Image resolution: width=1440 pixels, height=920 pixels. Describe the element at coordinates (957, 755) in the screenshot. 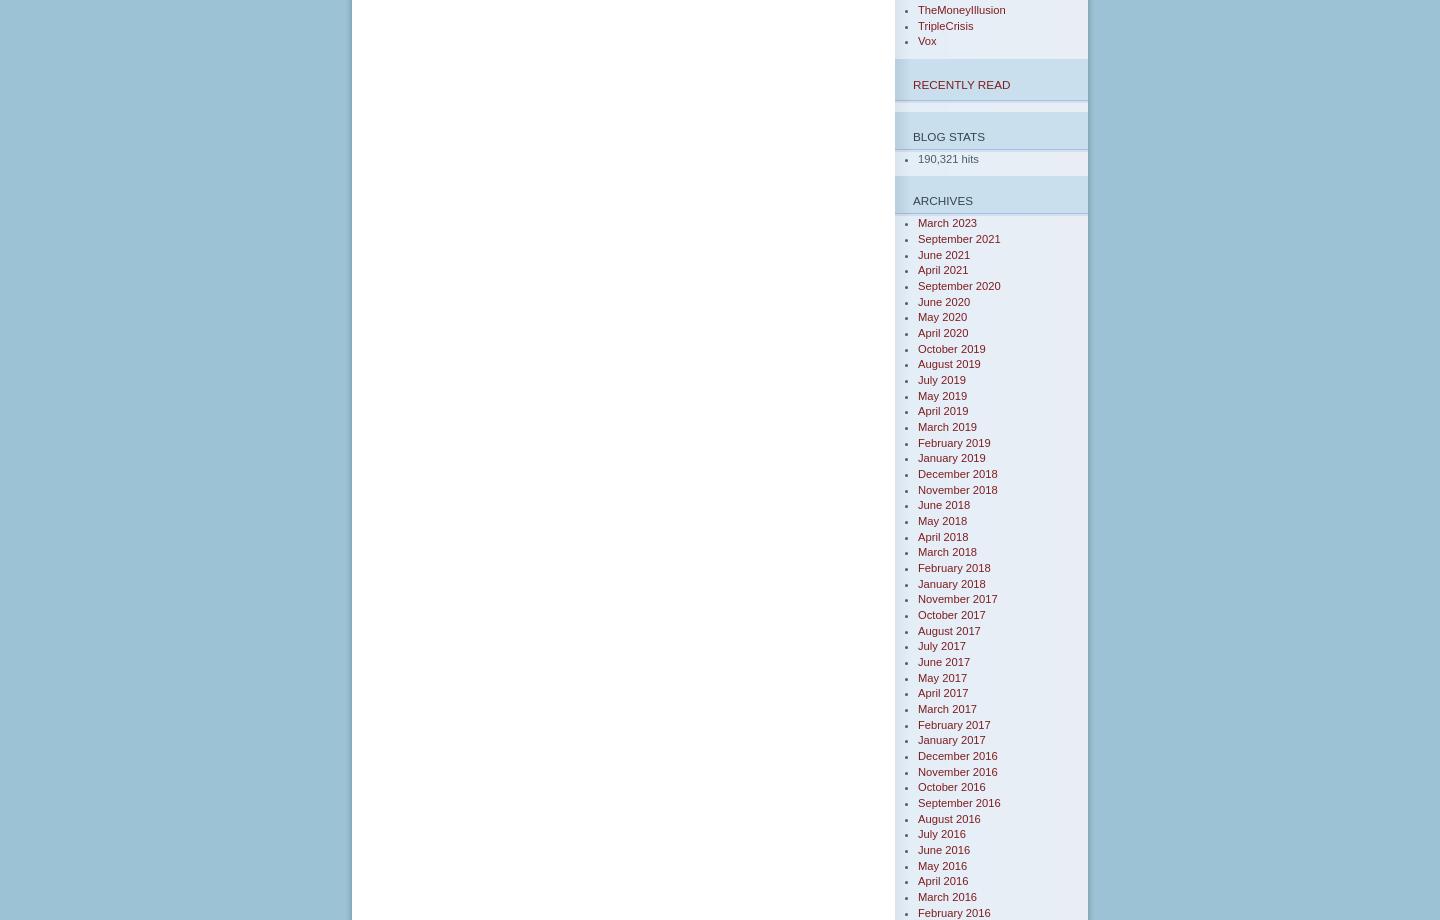

I see `'December 2016'` at that location.